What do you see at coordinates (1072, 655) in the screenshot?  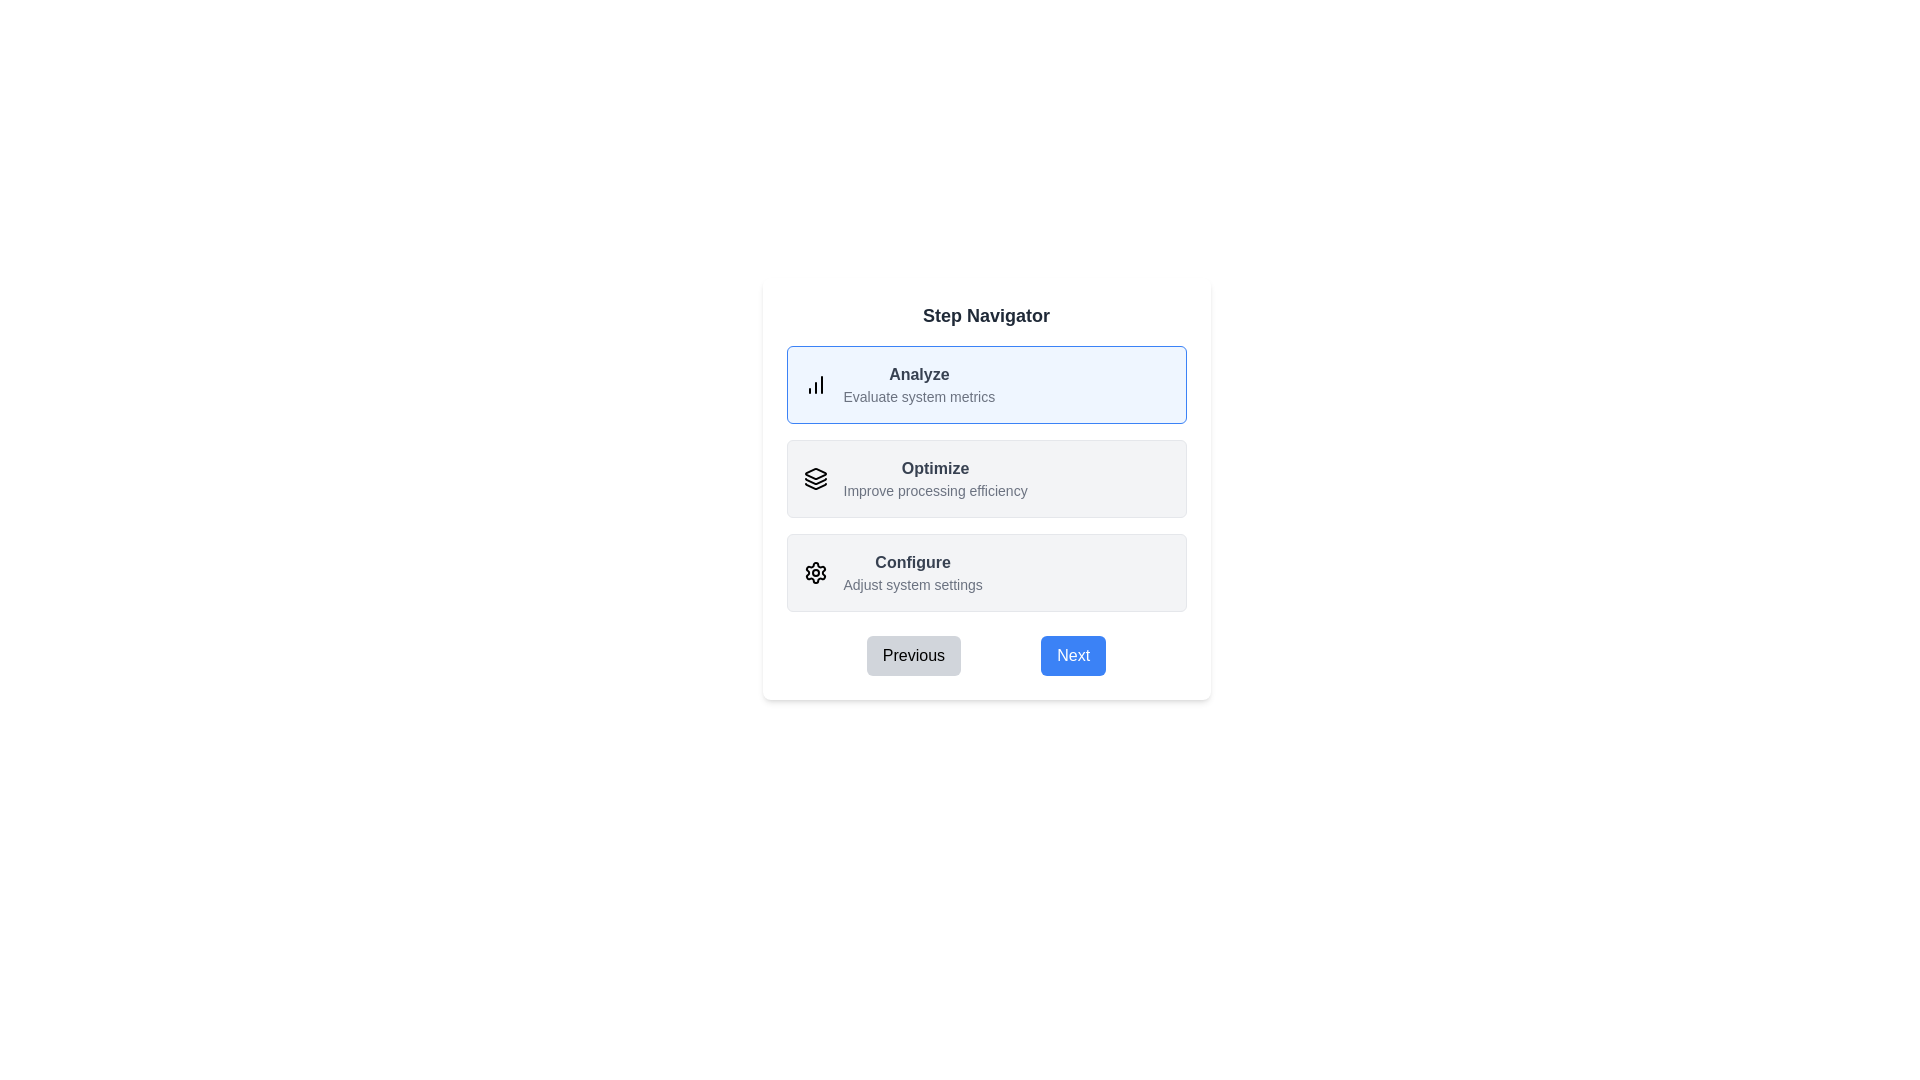 I see `the 'Next' button, which has a blue background and rounded corners` at bounding box center [1072, 655].